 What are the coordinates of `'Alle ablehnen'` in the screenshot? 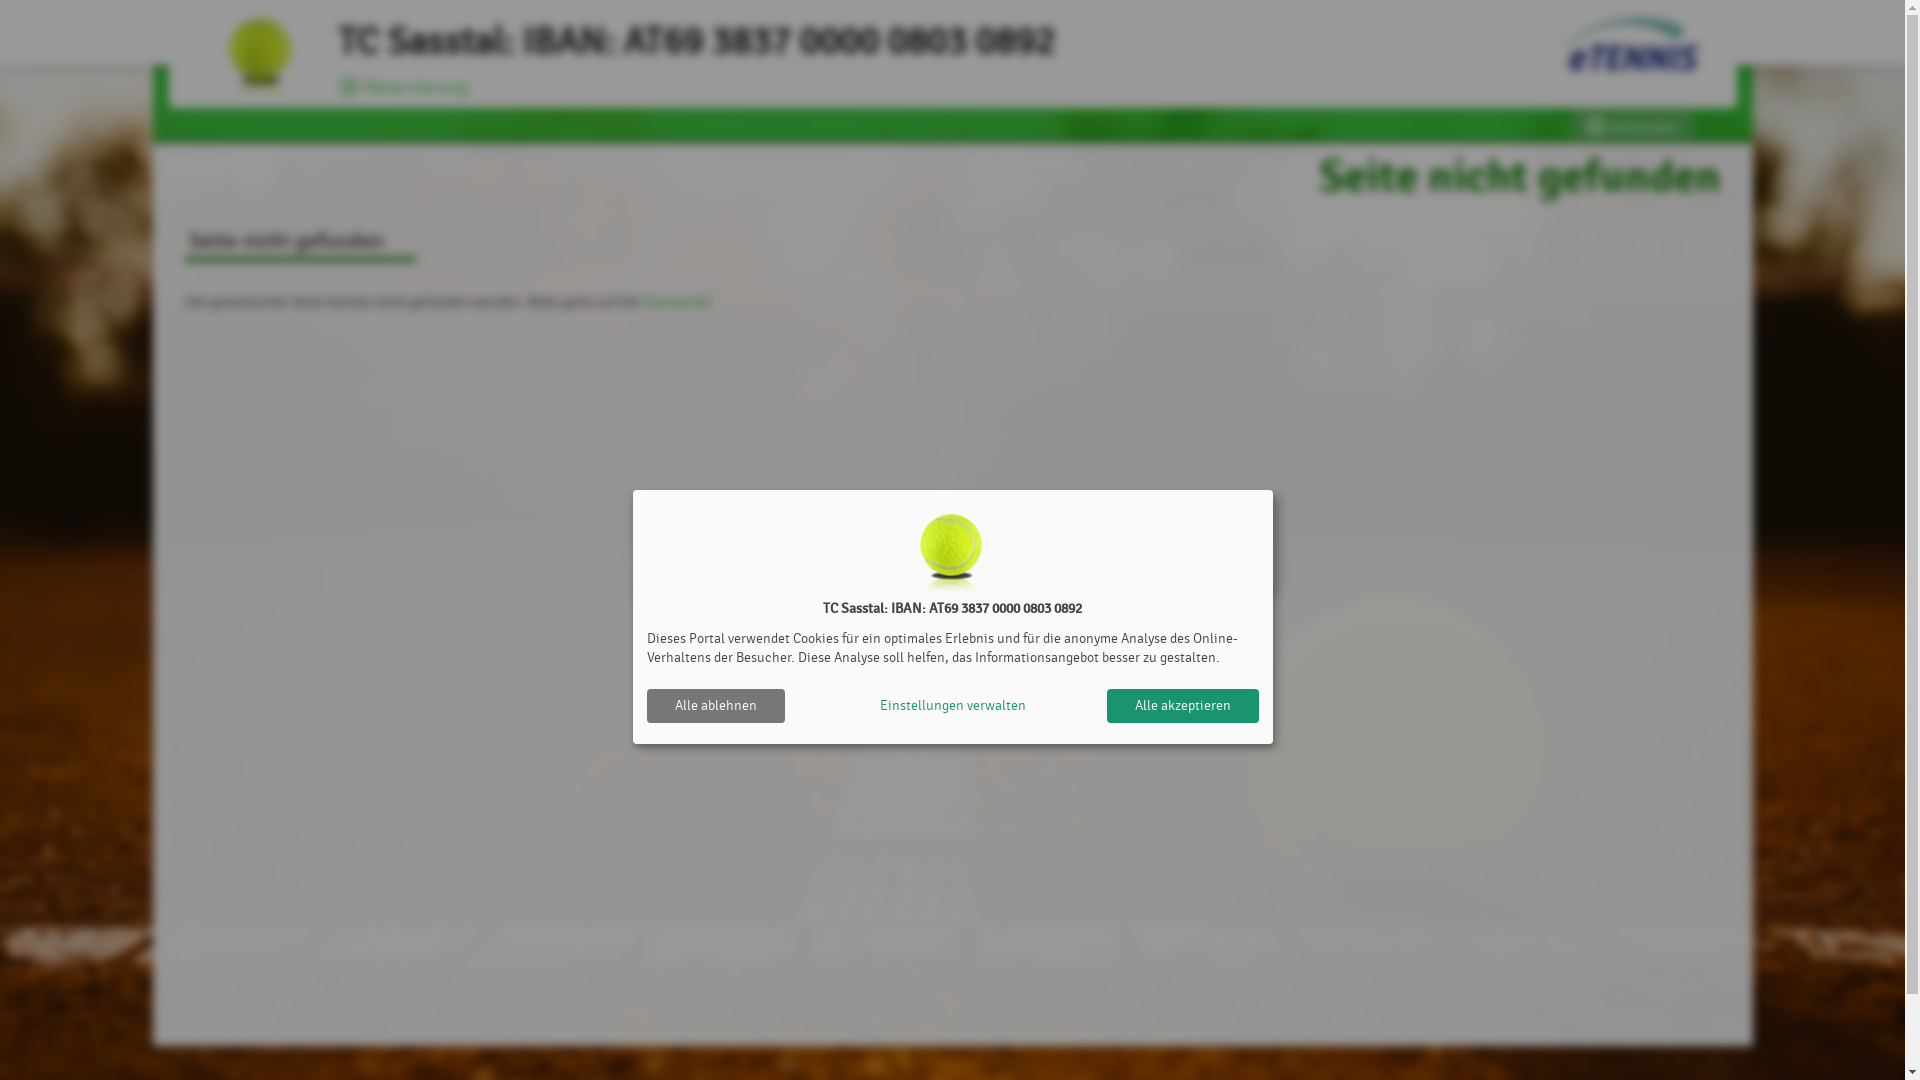 It's located at (715, 704).